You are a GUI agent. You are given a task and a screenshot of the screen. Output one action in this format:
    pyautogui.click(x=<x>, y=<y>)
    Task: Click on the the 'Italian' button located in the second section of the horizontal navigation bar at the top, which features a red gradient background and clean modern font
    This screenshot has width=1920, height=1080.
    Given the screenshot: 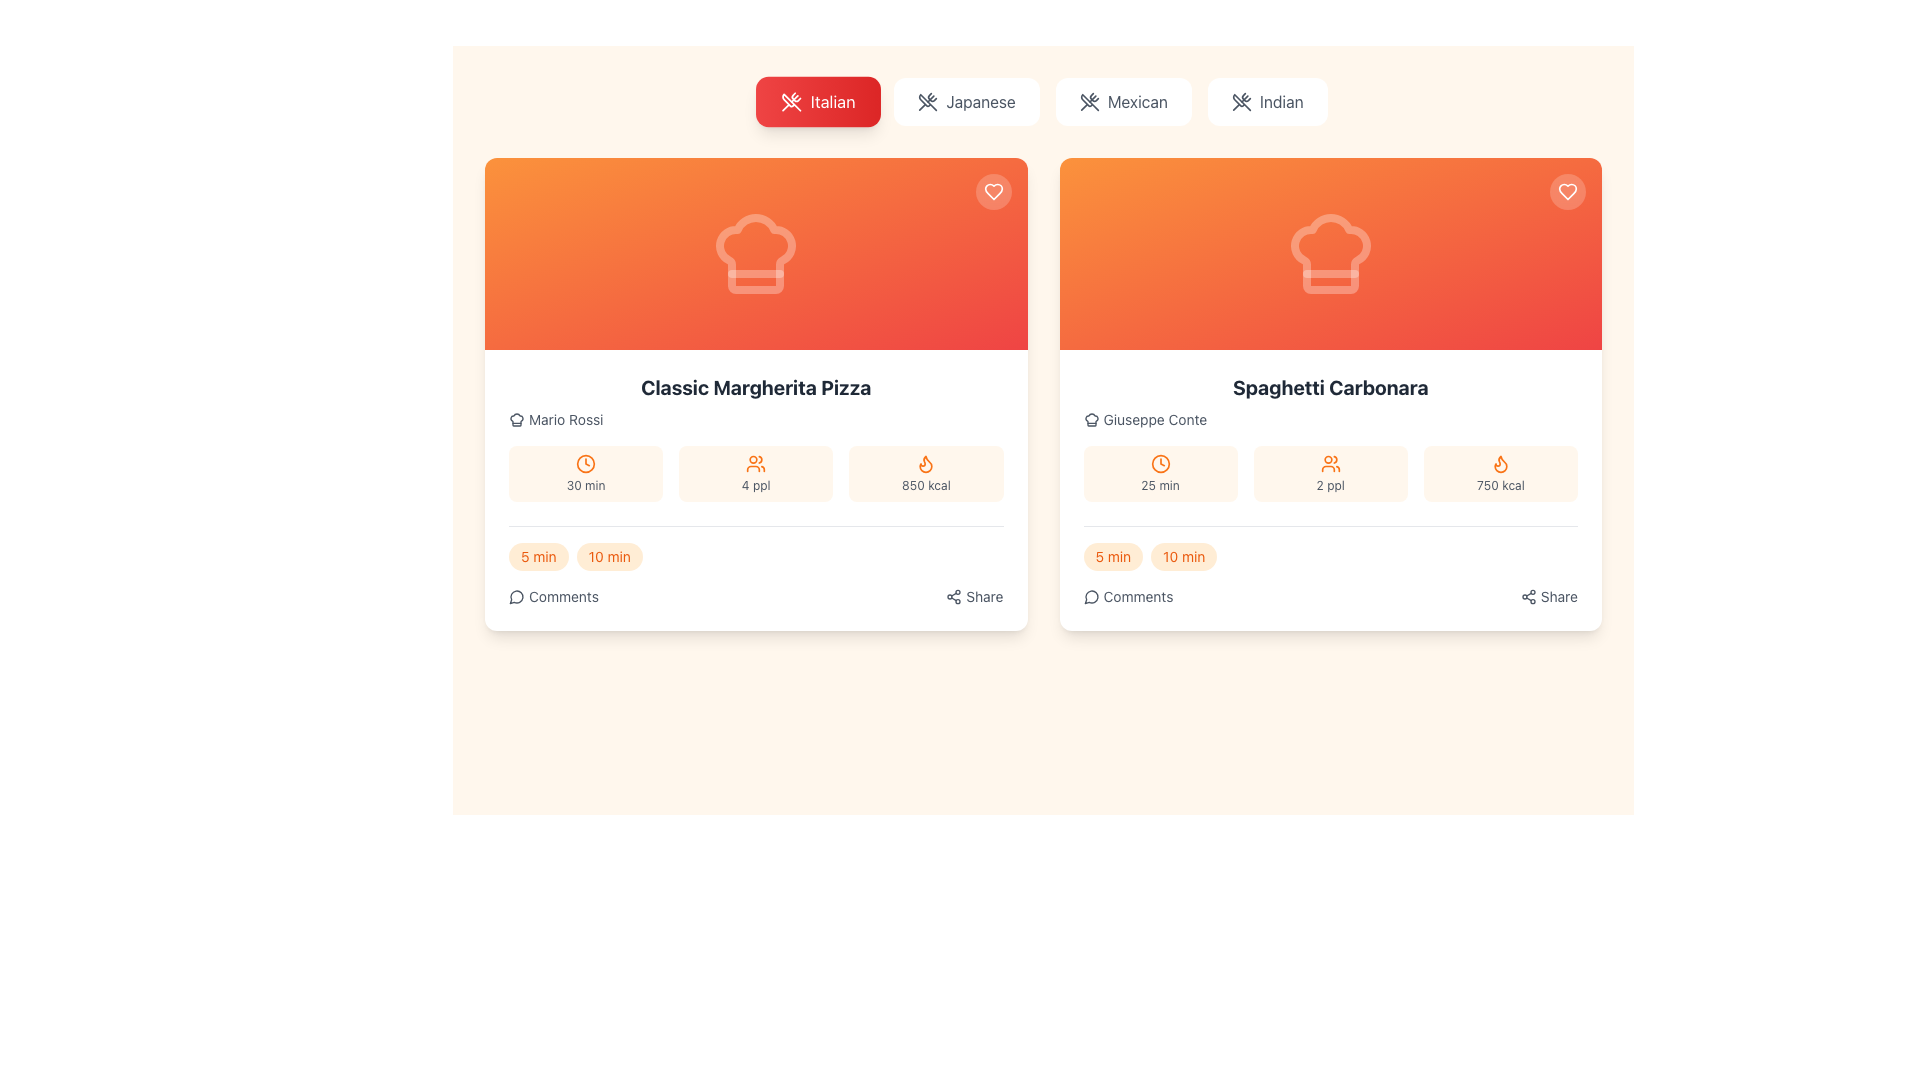 What is the action you would take?
    pyautogui.click(x=833, y=101)
    